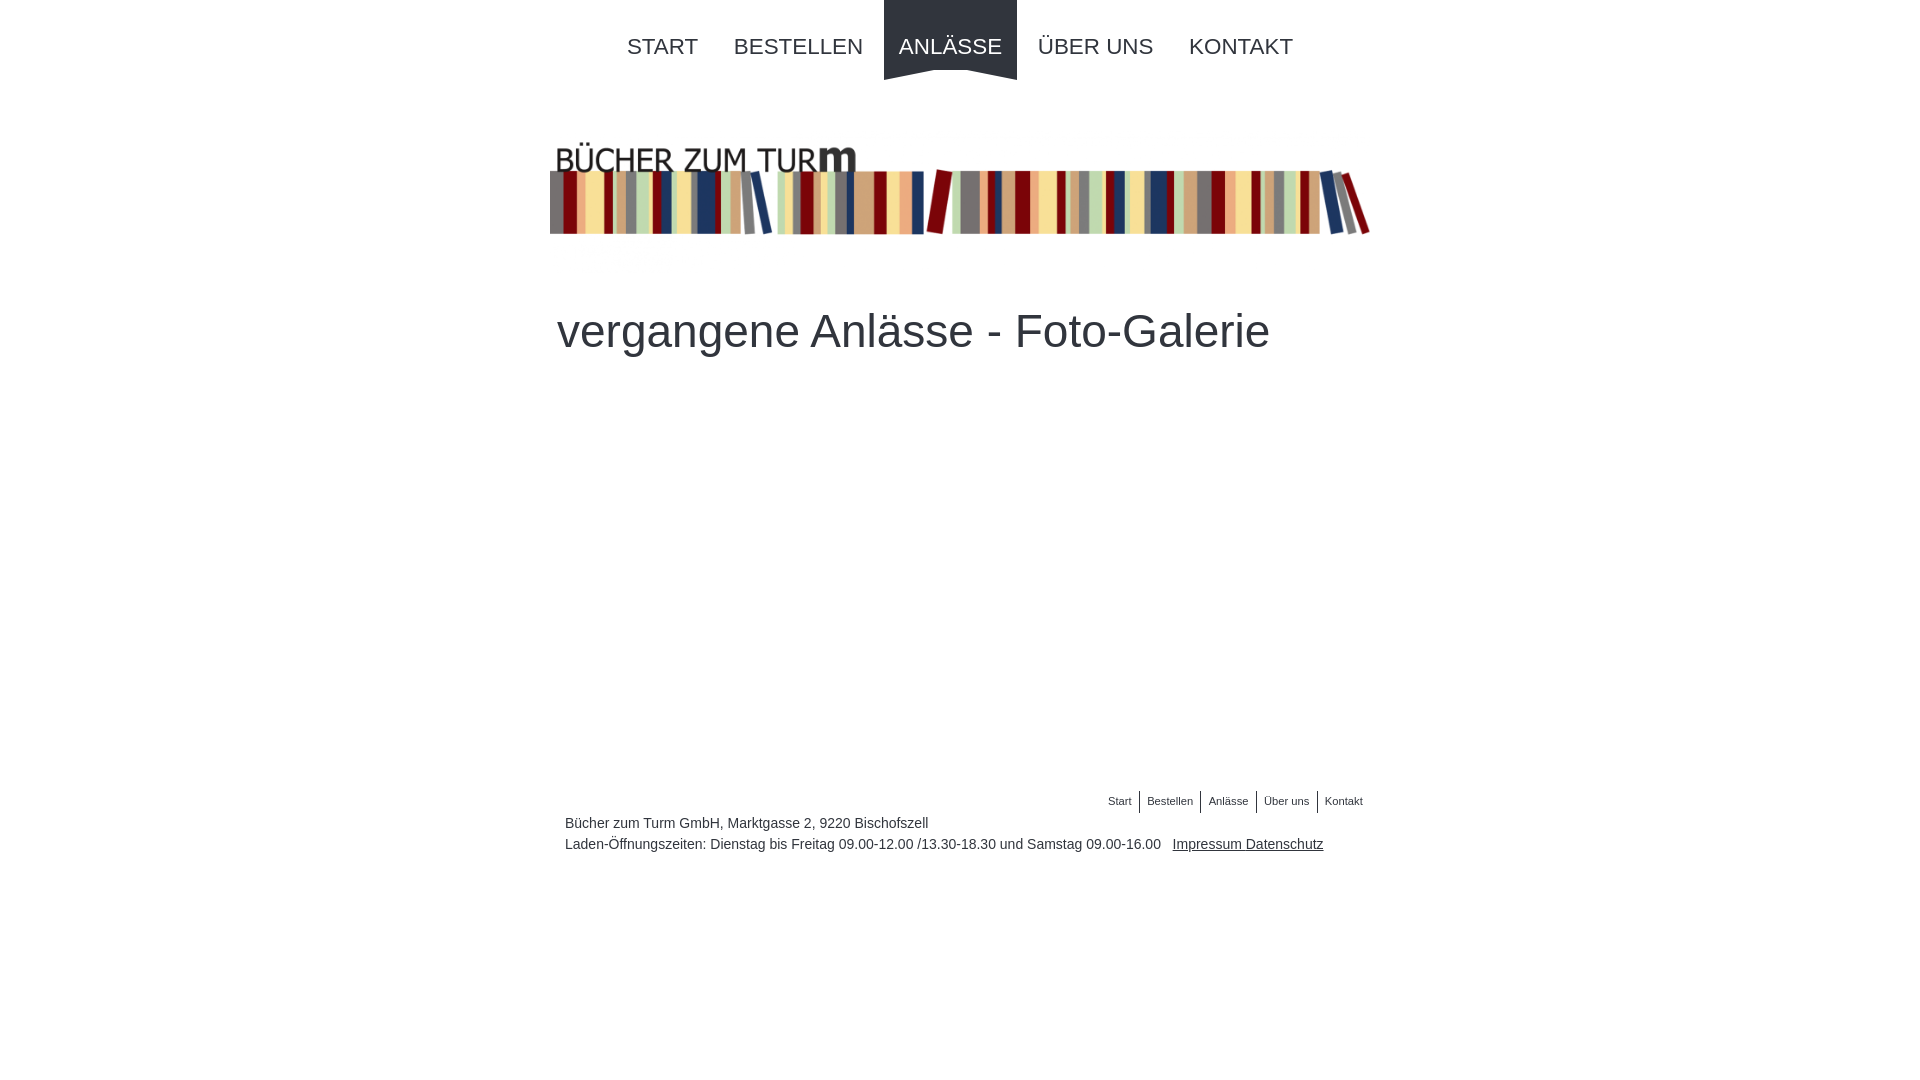 The height and width of the screenshot is (1080, 1920). I want to click on 'Start', so click(1118, 800).